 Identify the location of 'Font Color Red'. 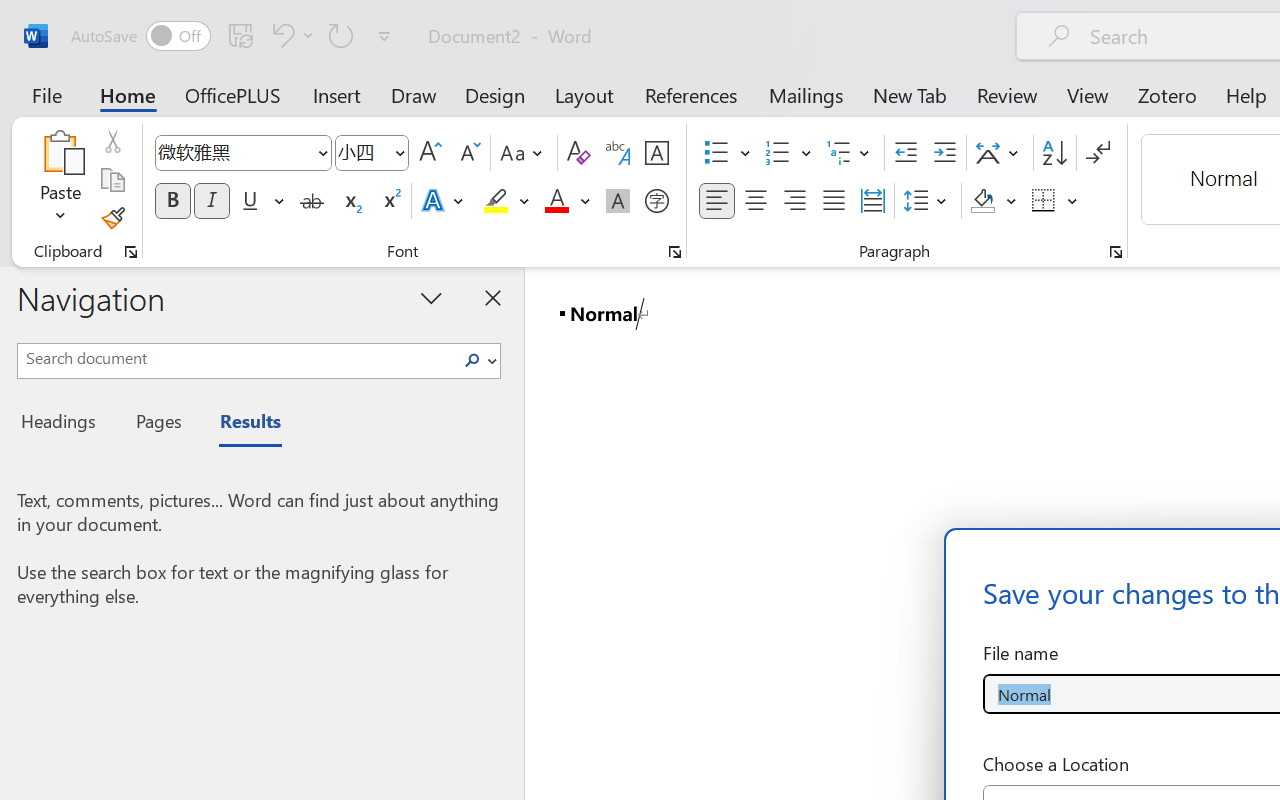
(556, 201).